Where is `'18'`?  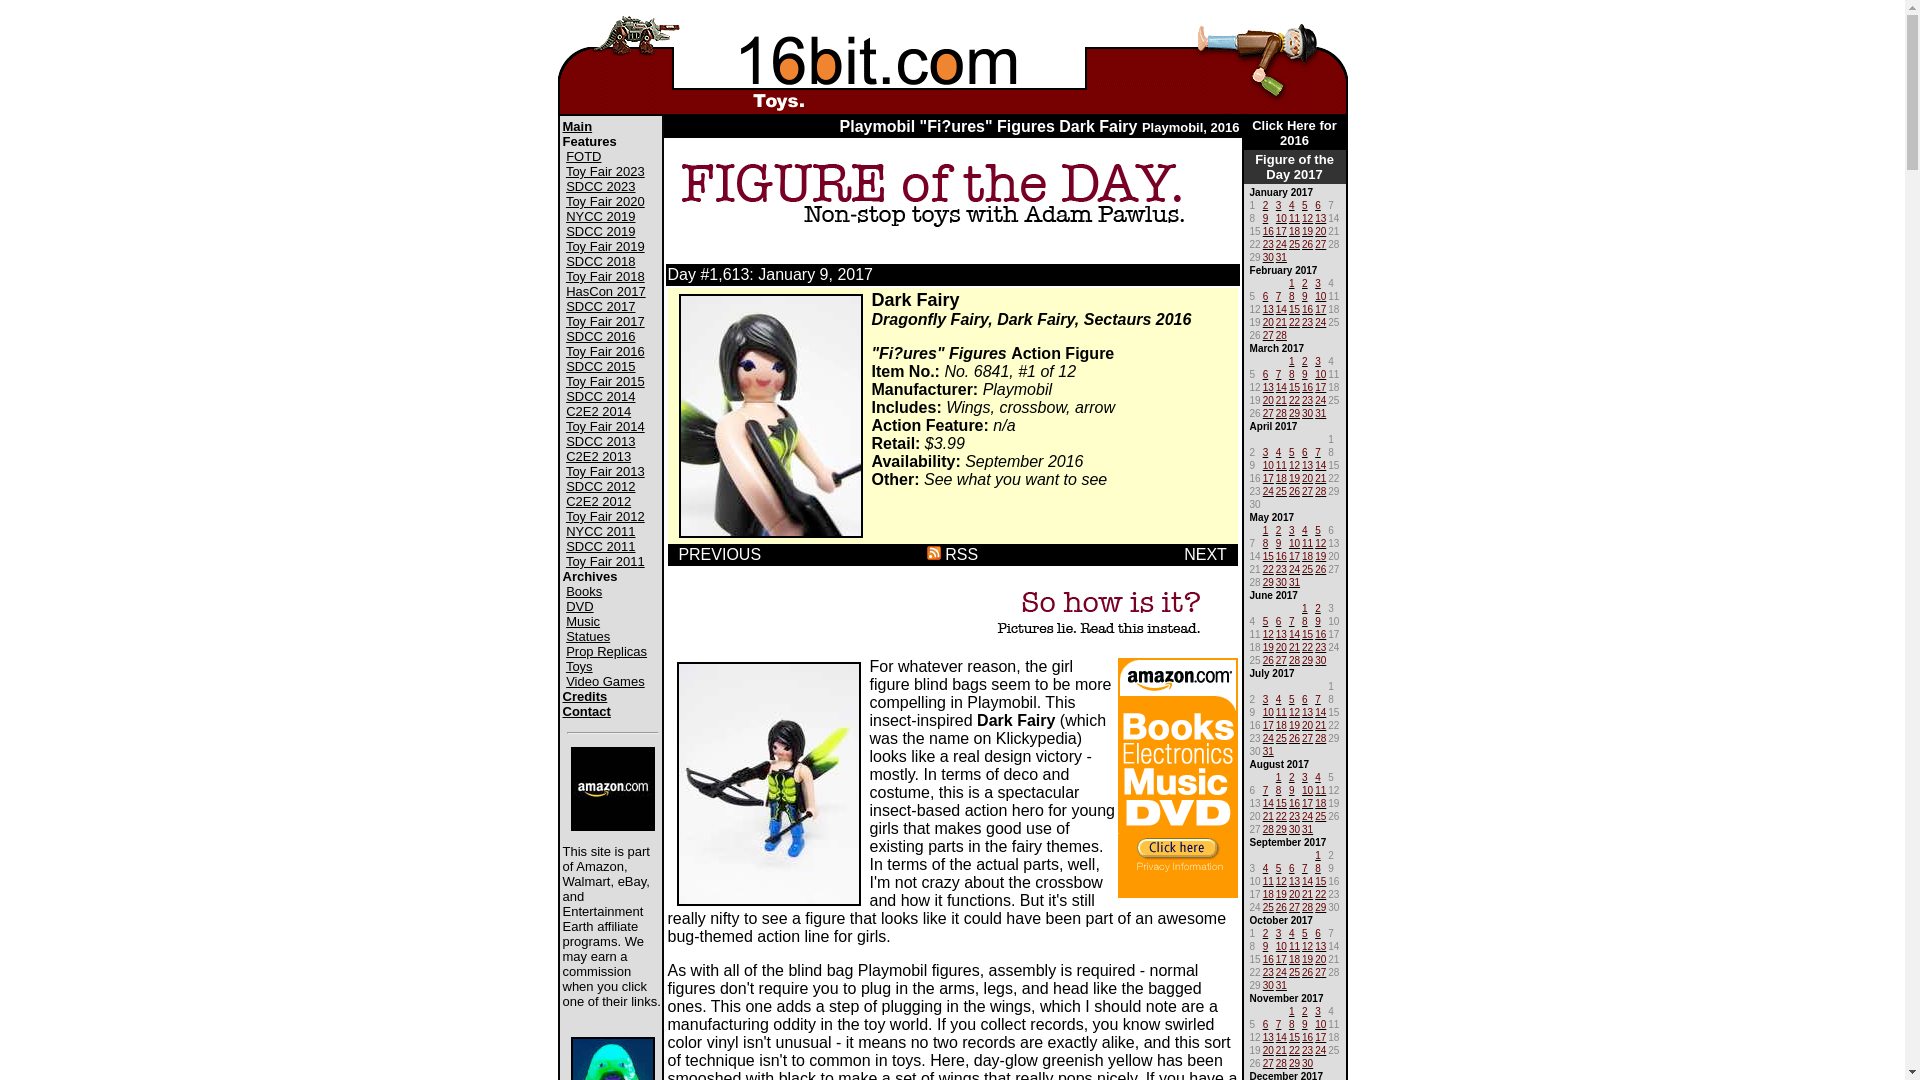
'18' is located at coordinates (1289, 228).